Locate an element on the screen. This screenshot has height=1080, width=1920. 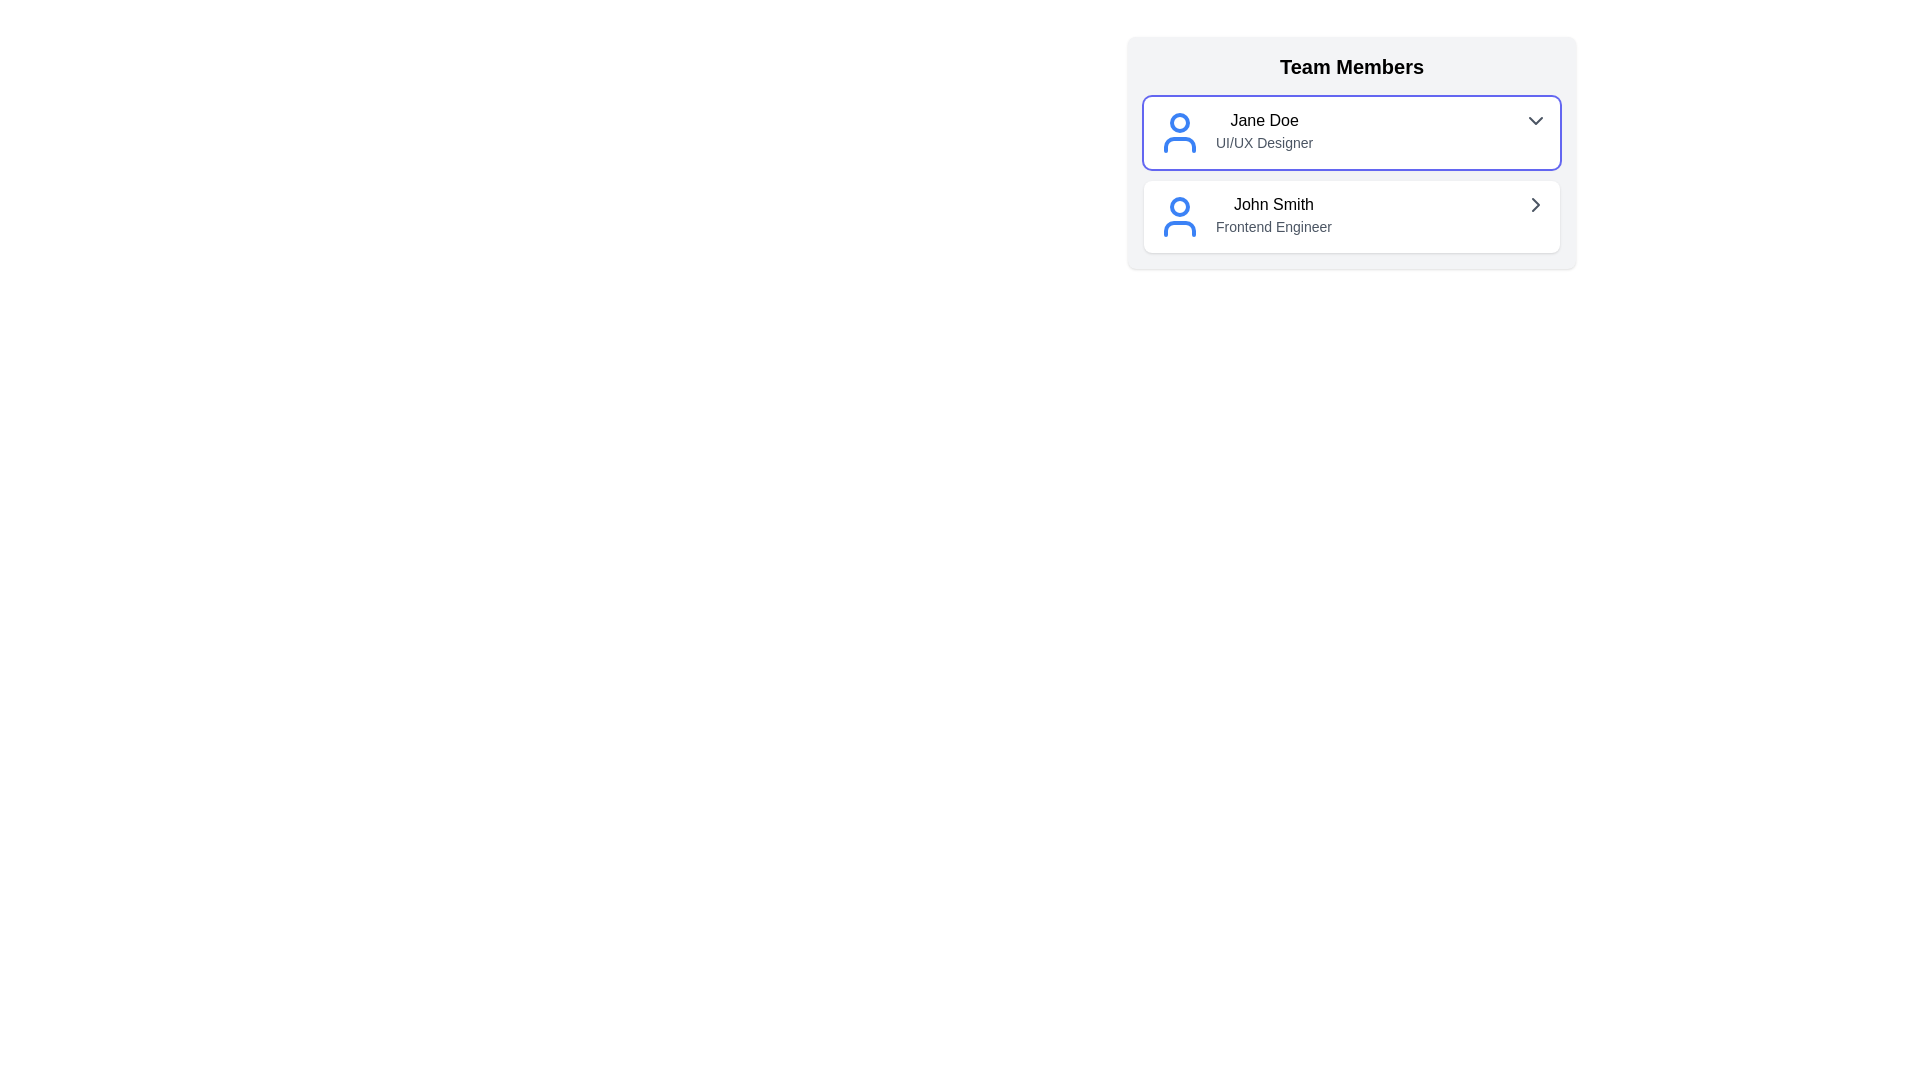
the static label indicating the role or job title of 'Jane Doe' within the team member list, located directly below the user's name is located at coordinates (1263, 141).